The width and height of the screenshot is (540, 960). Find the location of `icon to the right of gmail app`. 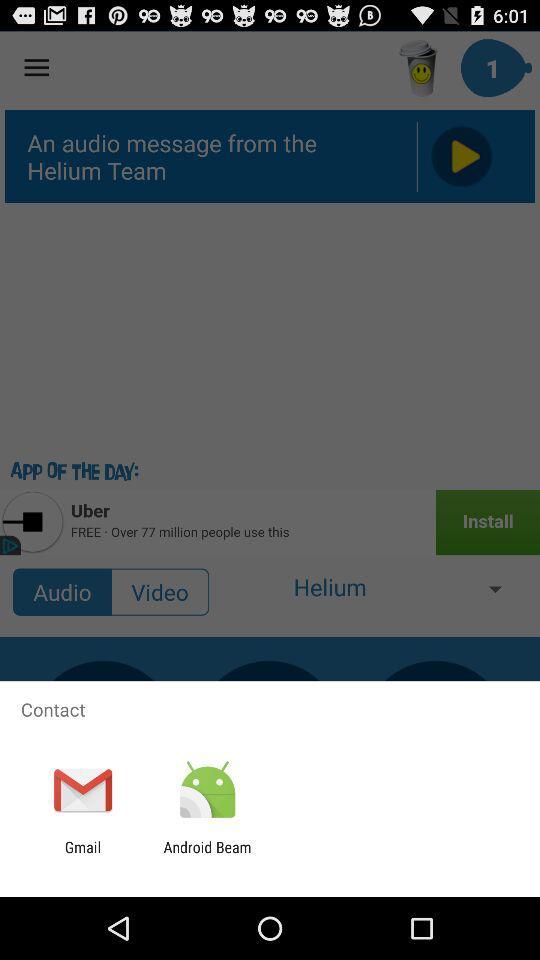

icon to the right of gmail app is located at coordinates (206, 855).